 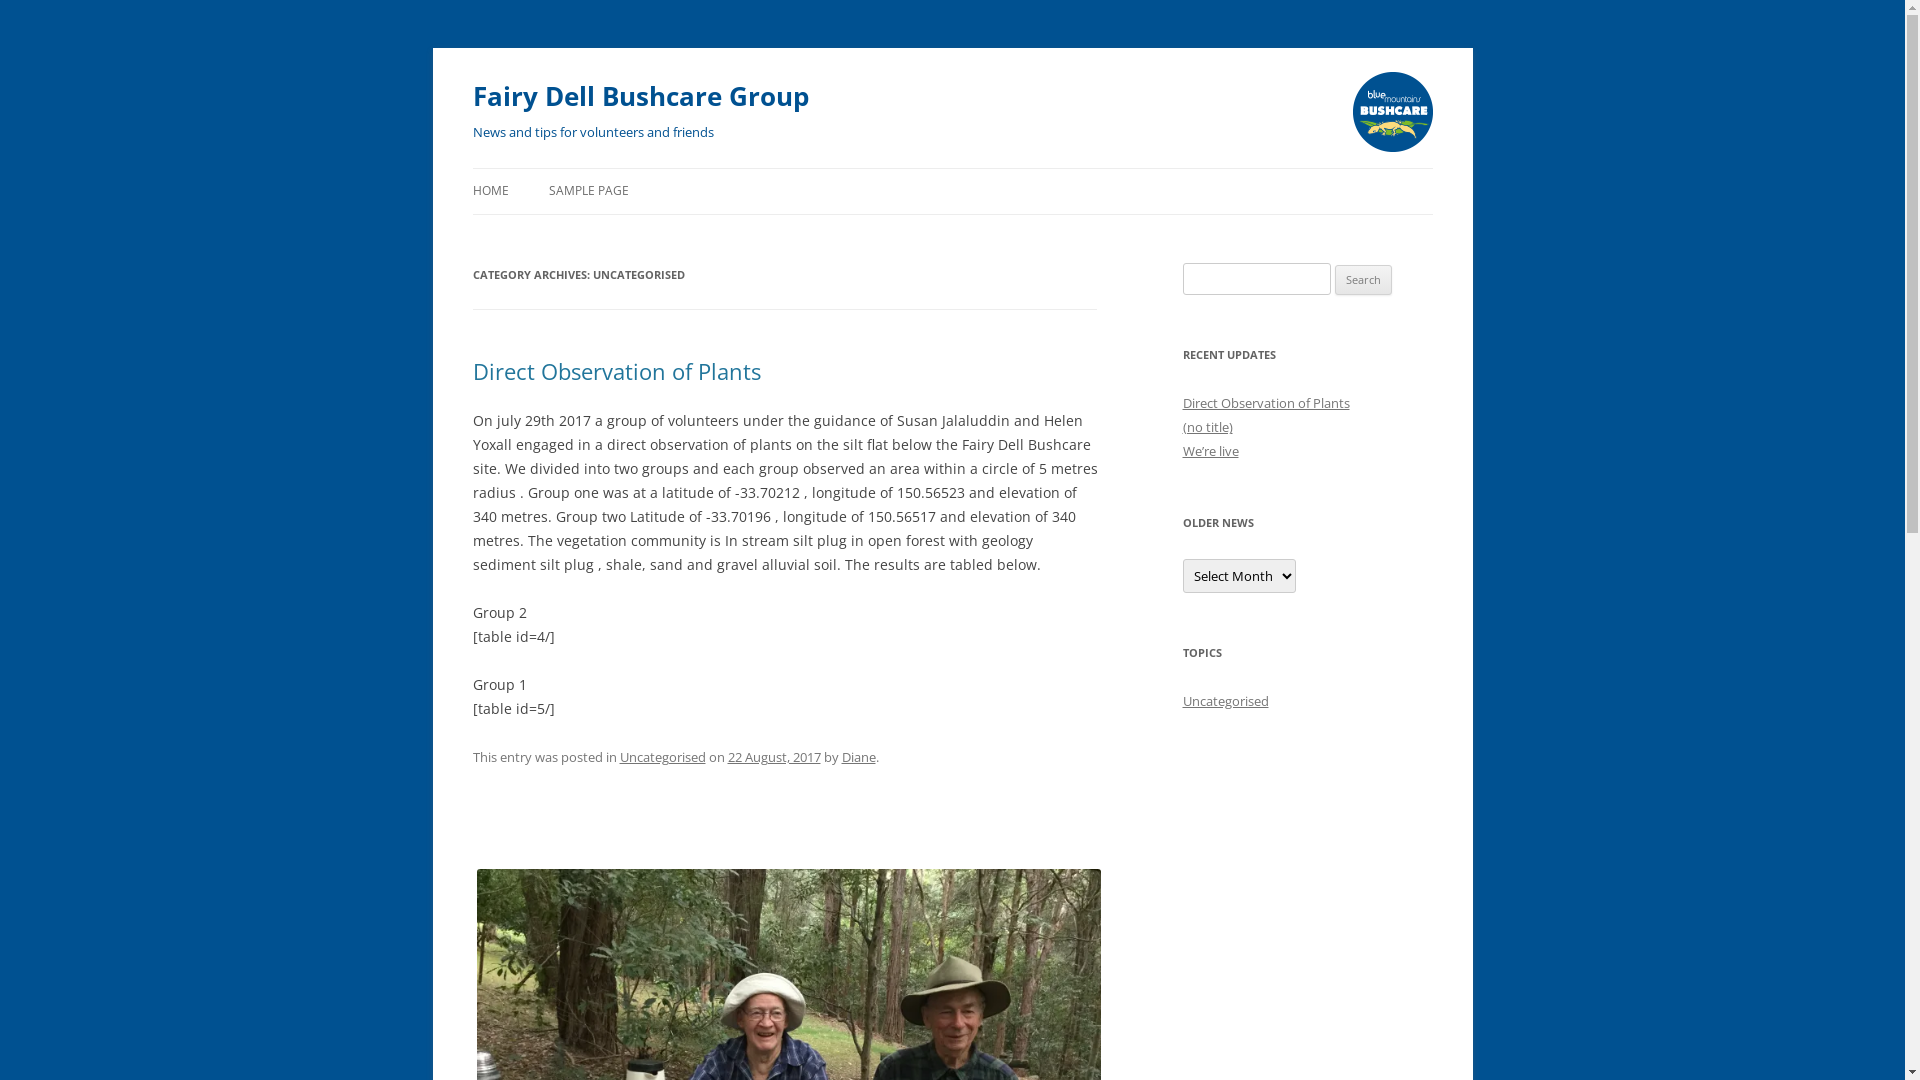 What do you see at coordinates (1264, 402) in the screenshot?
I see `'Direct Observation of Plants'` at bounding box center [1264, 402].